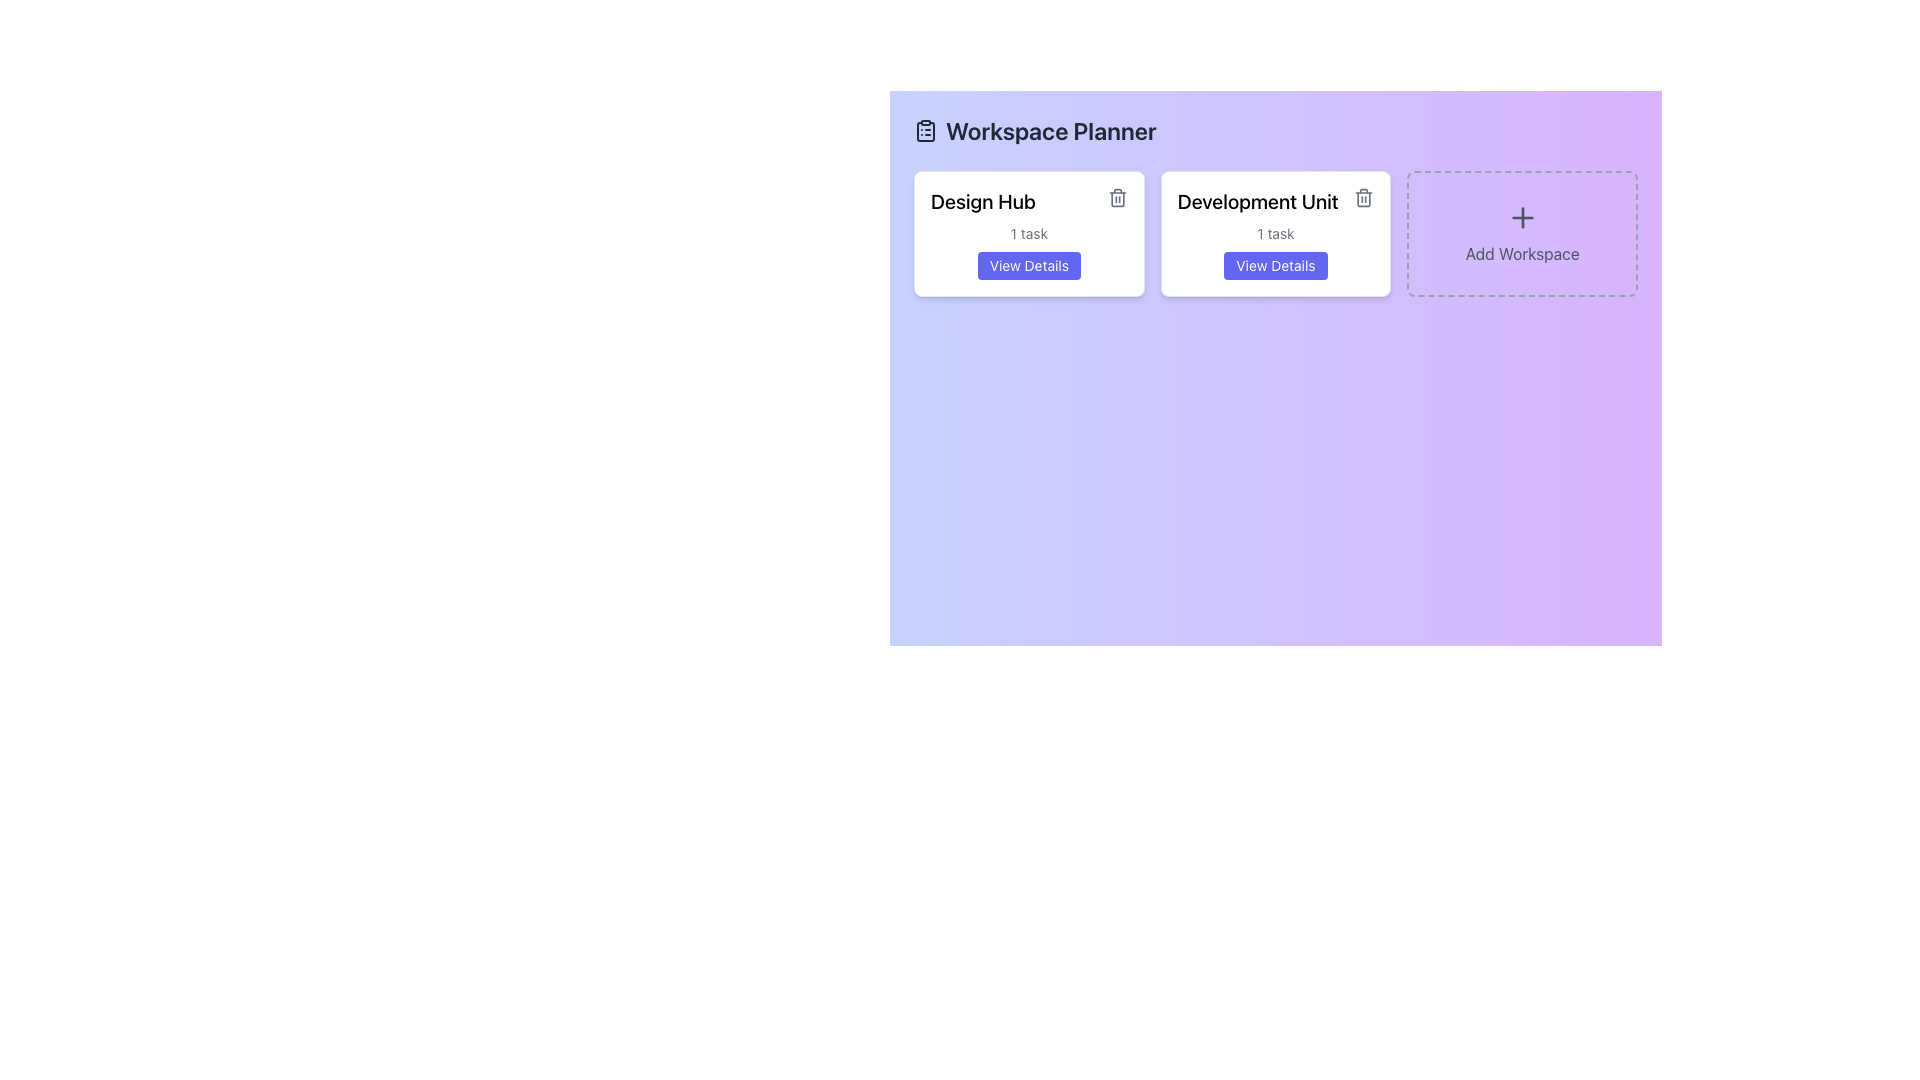  Describe the element at coordinates (1521, 233) in the screenshot. I see `the rectangular button with dashed borders and rounded corners labeled 'Add Workspace' to change its border color` at that location.